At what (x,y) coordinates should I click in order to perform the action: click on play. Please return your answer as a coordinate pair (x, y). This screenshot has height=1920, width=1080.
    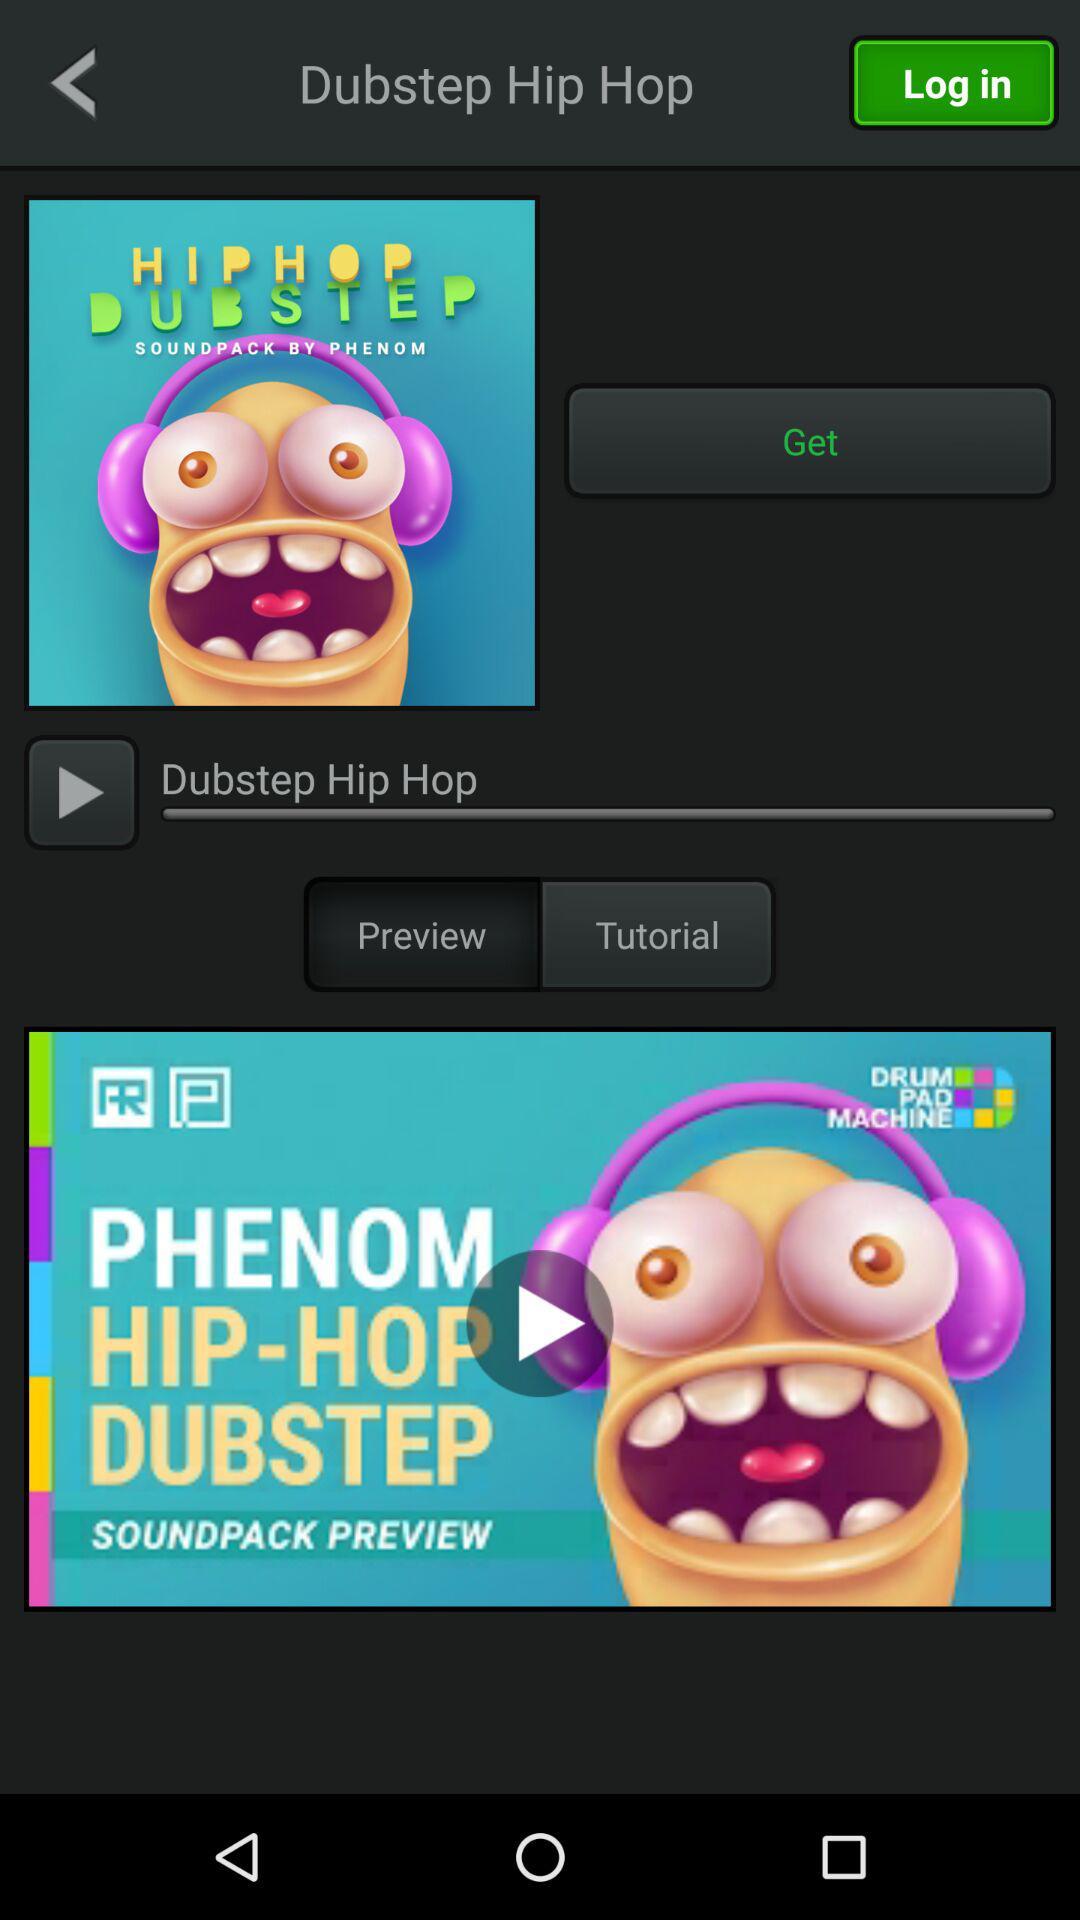
    Looking at the image, I should click on (80, 791).